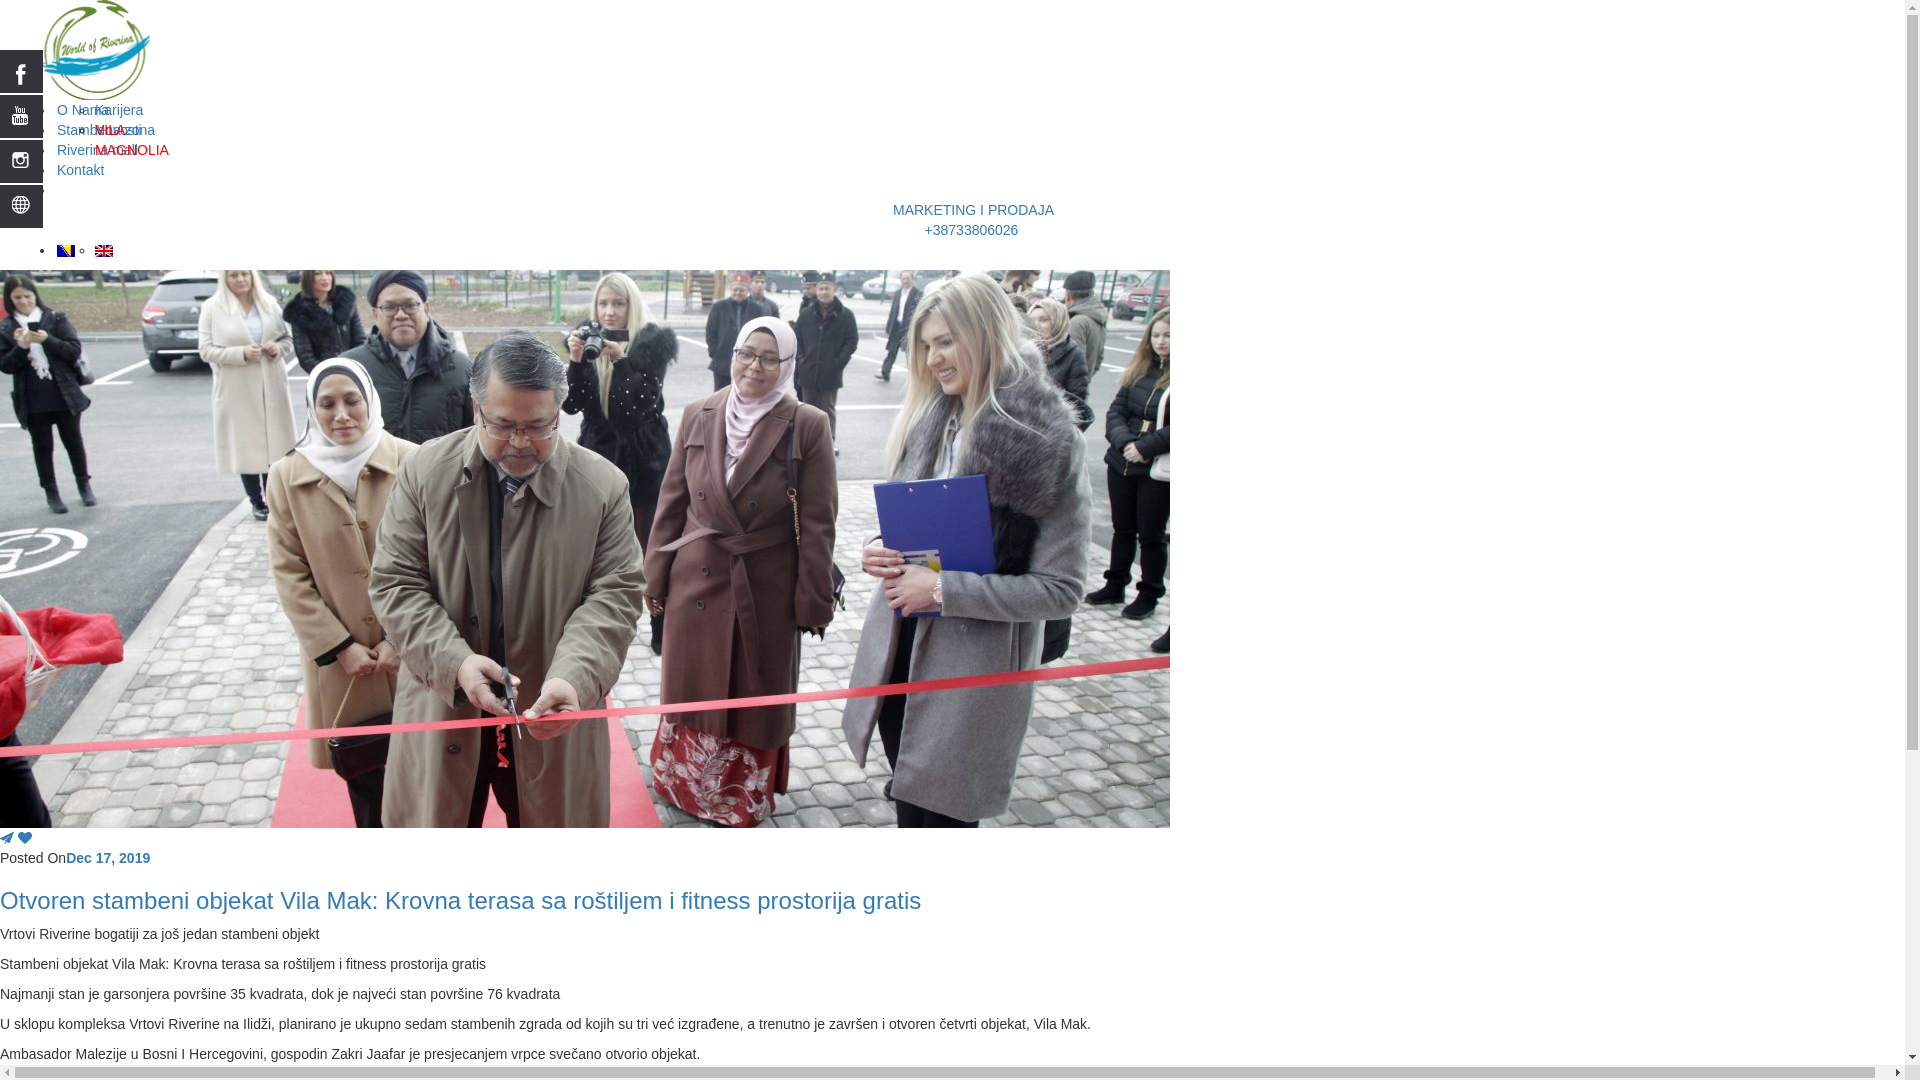 Image resolution: width=1920 pixels, height=1080 pixels. Describe the element at coordinates (117, 130) in the screenshot. I see `'Novosti'` at that location.